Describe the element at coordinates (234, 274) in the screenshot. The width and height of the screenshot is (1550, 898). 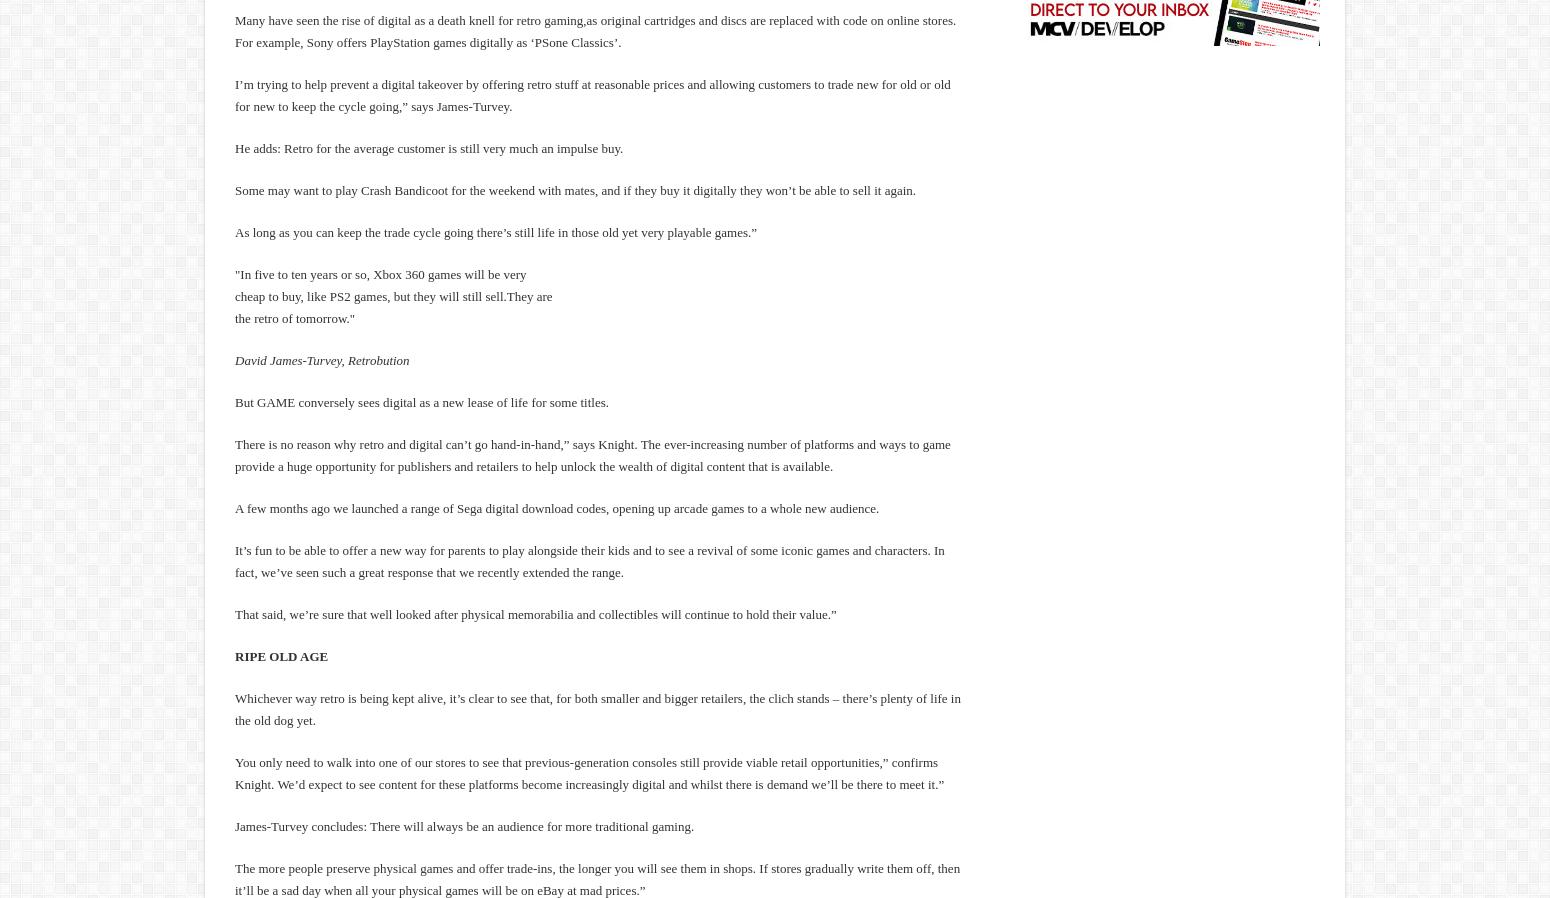
I see `'"In five to ten years or so, Xbox 360 games will be very'` at that location.